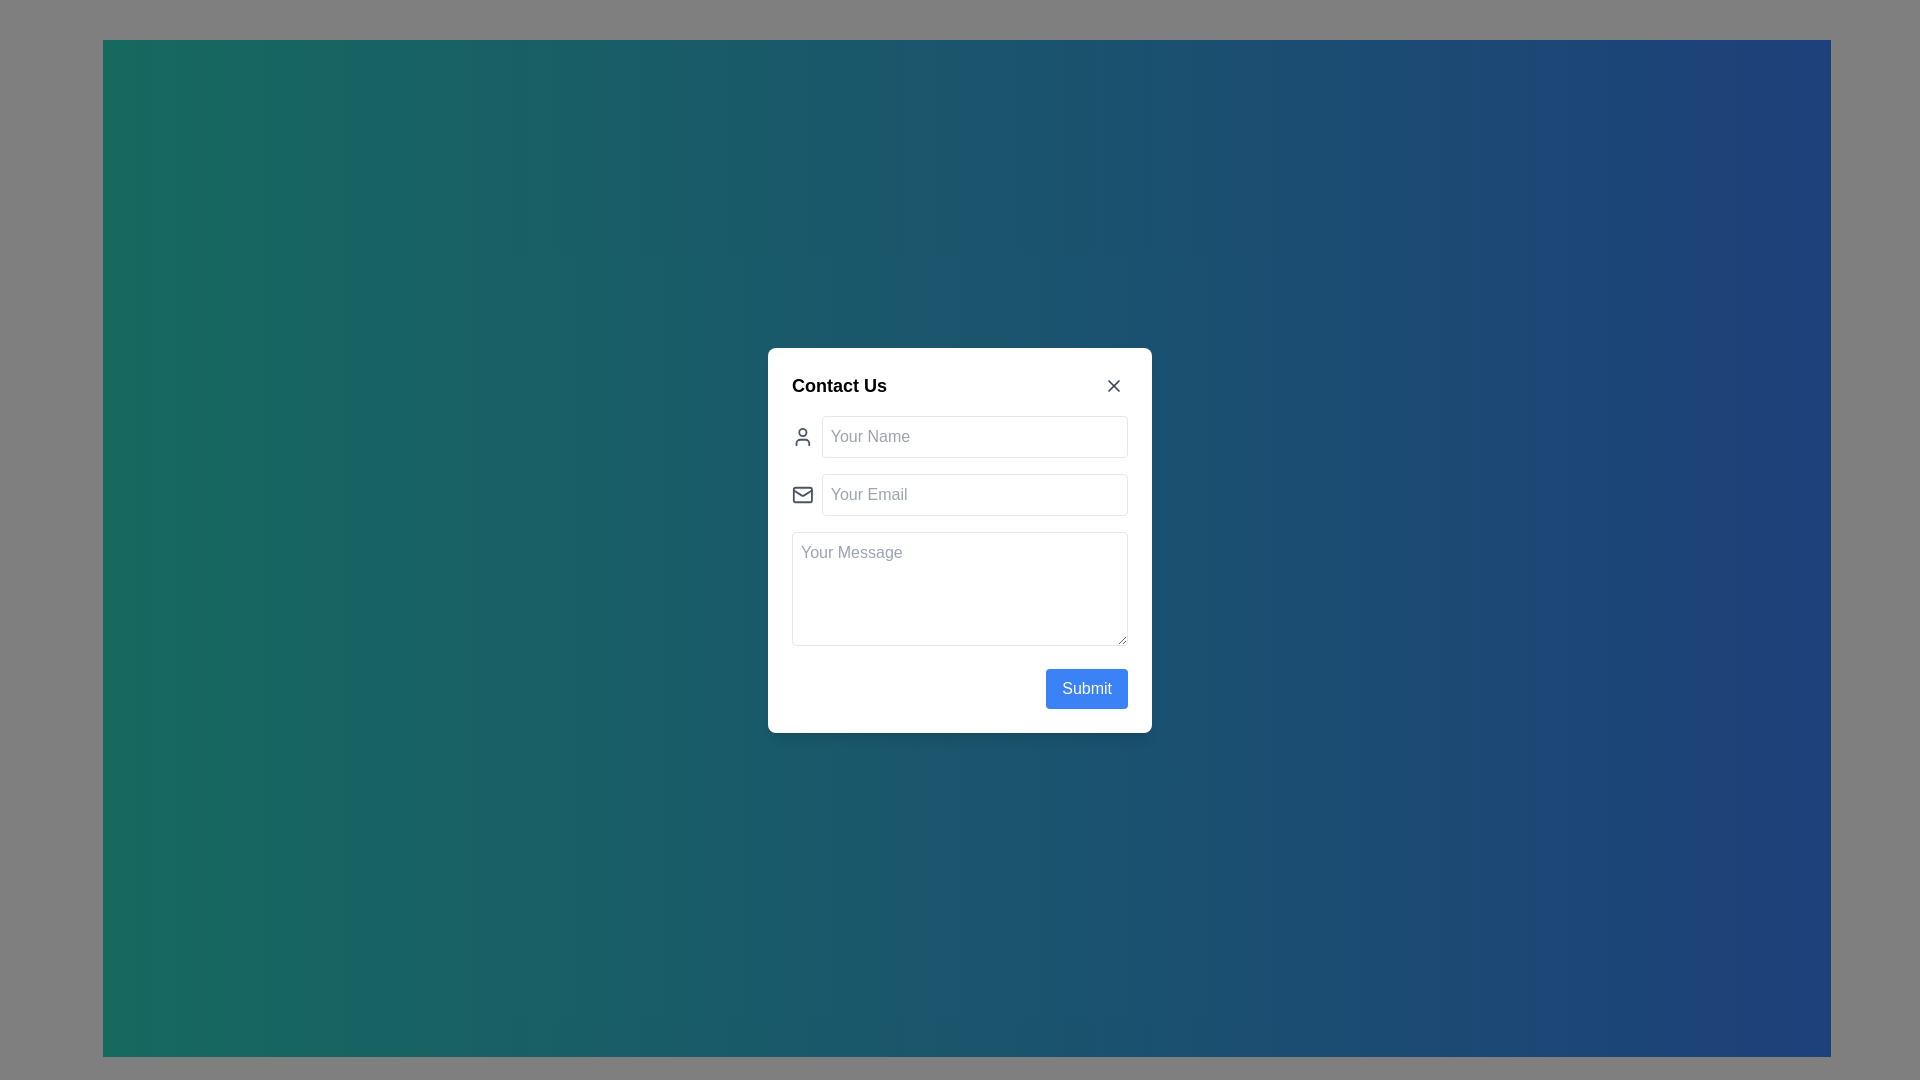 Image resolution: width=1920 pixels, height=1080 pixels. I want to click on the text area for input within the contact form layout located centrally in the modal dialog box beneath the 'Contact Us' header, so click(960, 532).